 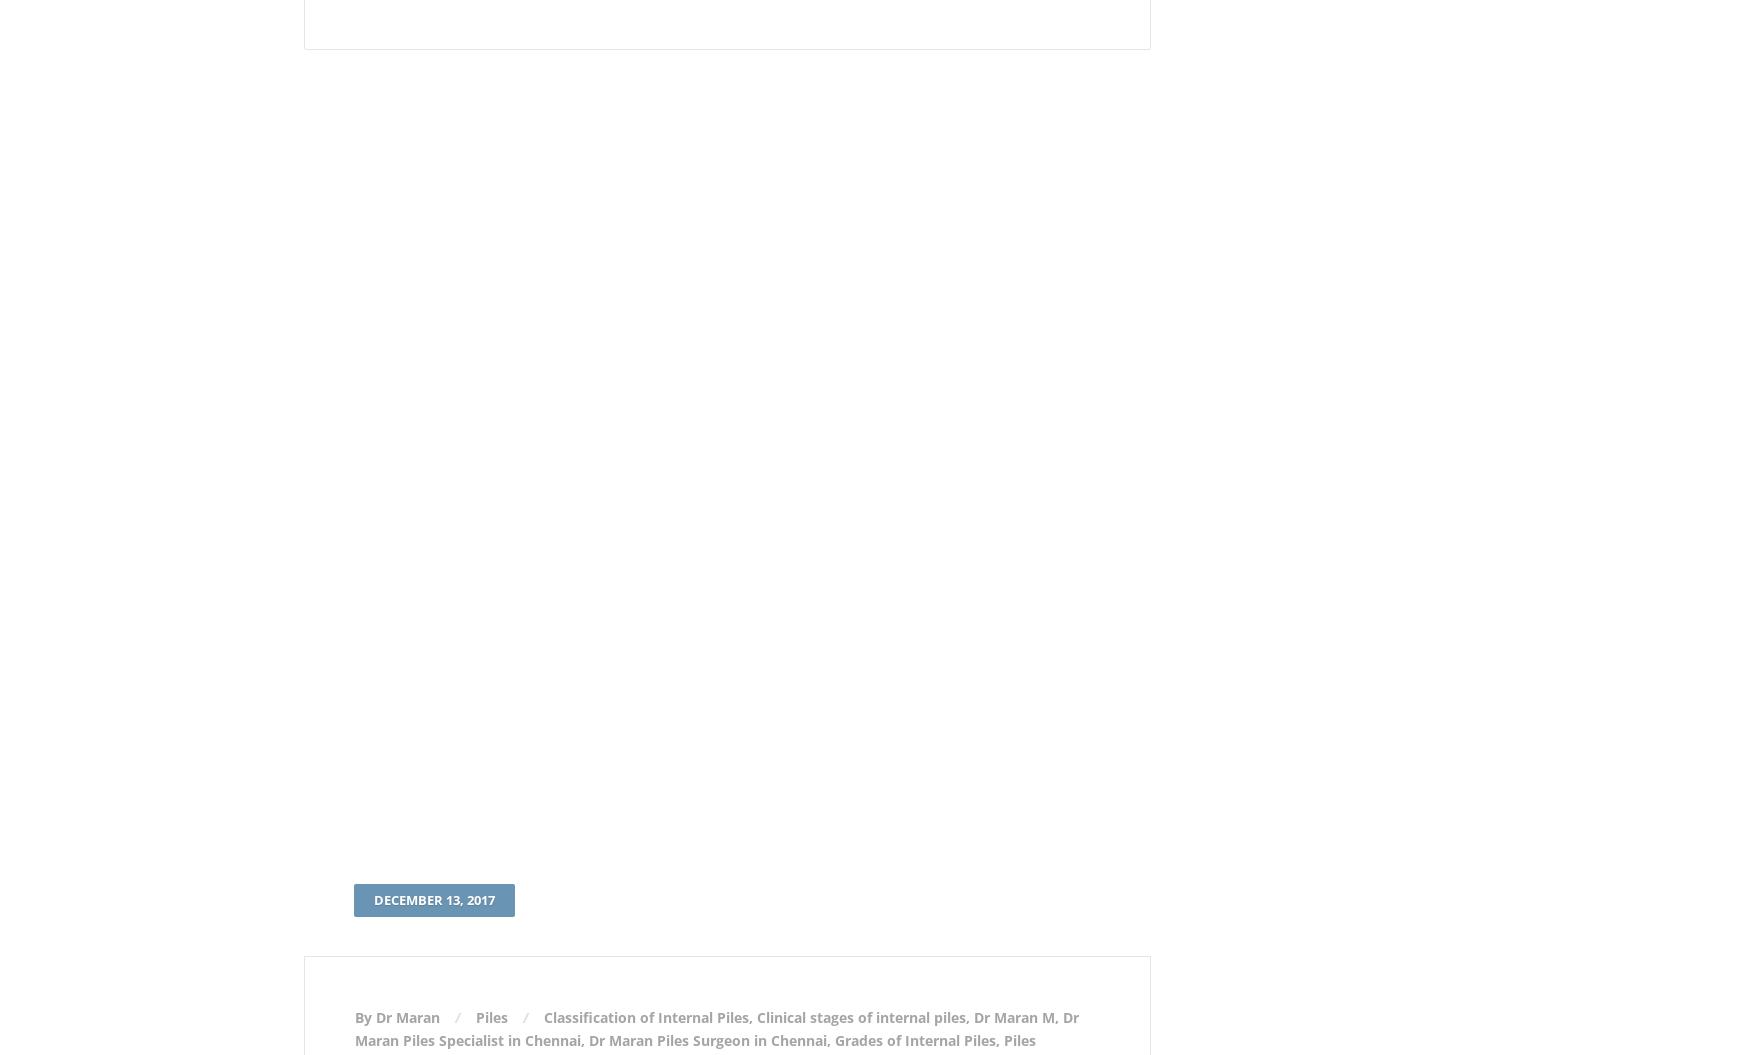 What do you see at coordinates (352, 1027) in the screenshot?
I see `'Dr Maran Piles Specialist in Chennai'` at bounding box center [352, 1027].